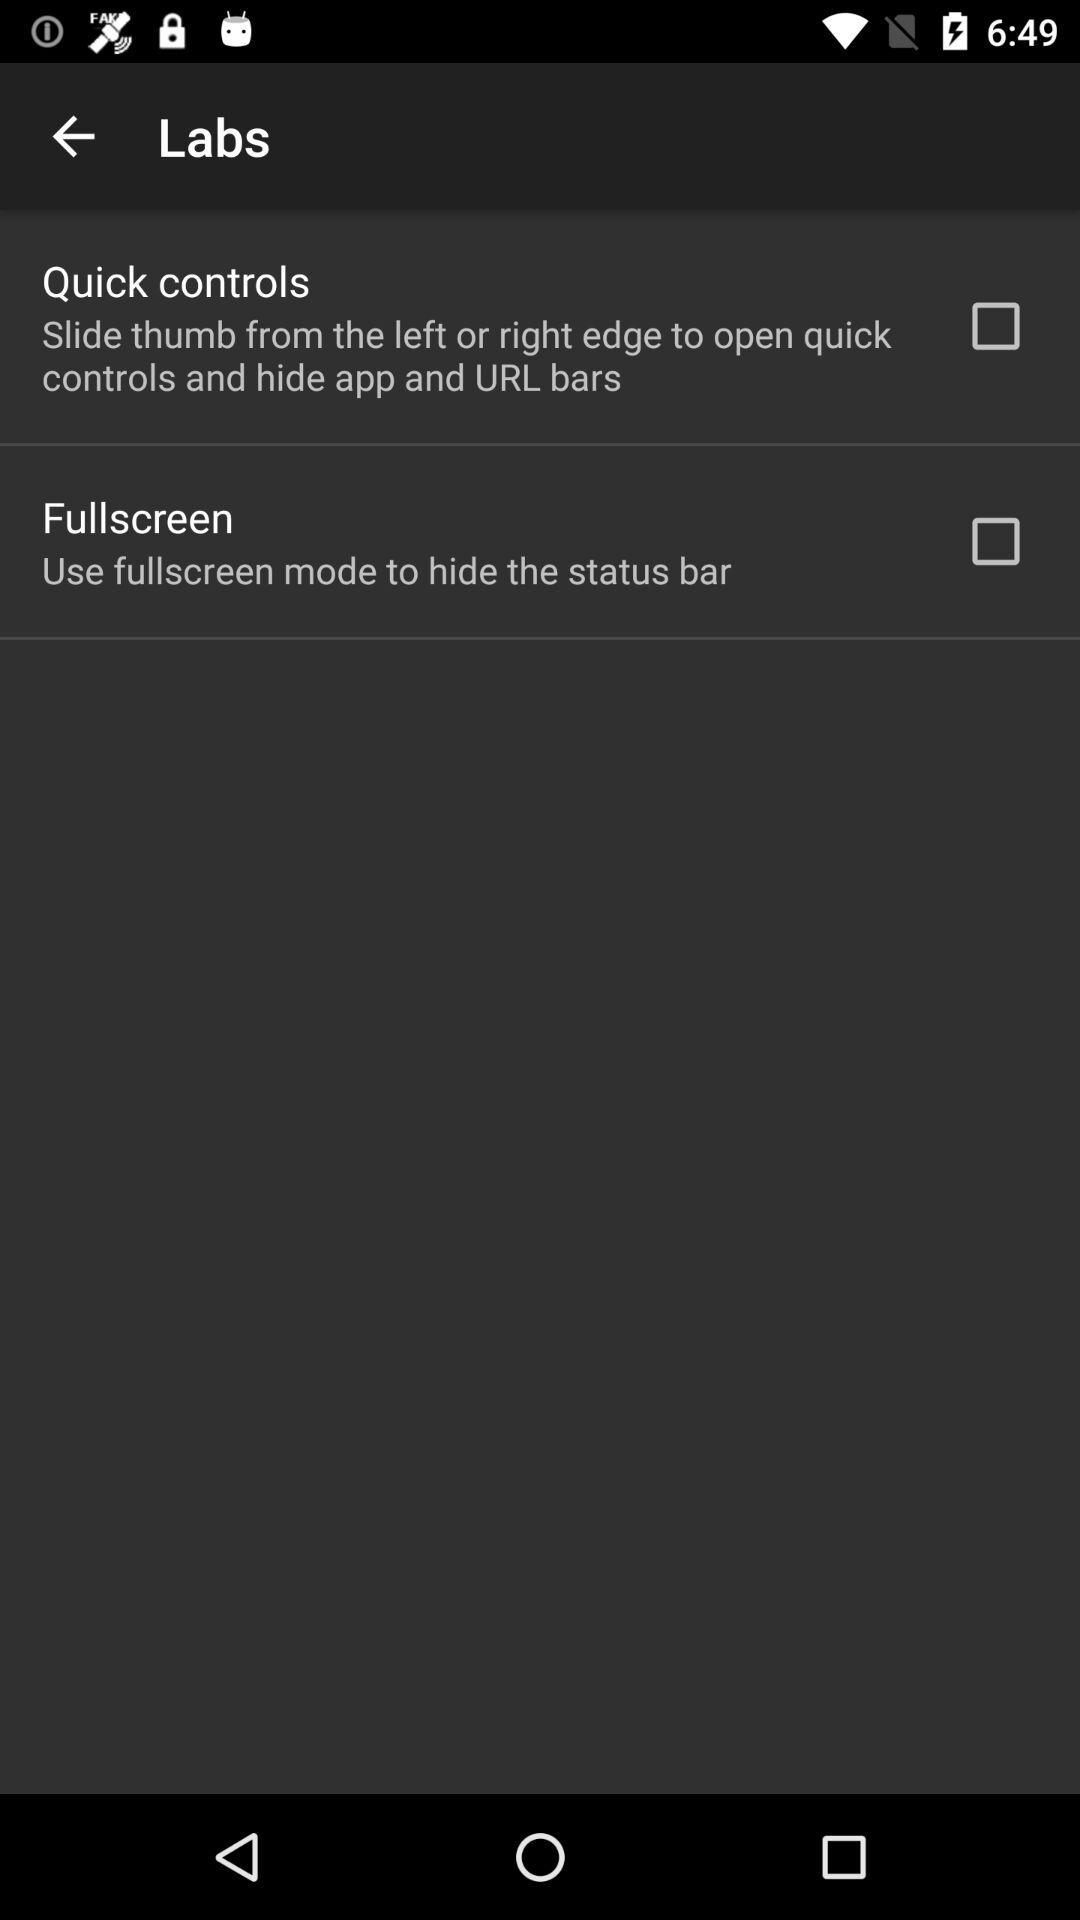 This screenshot has width=1080, height=1920. Describe the element at coordinates (72, 135) in the screenshot. I see `the app above quick controls app` at that location.